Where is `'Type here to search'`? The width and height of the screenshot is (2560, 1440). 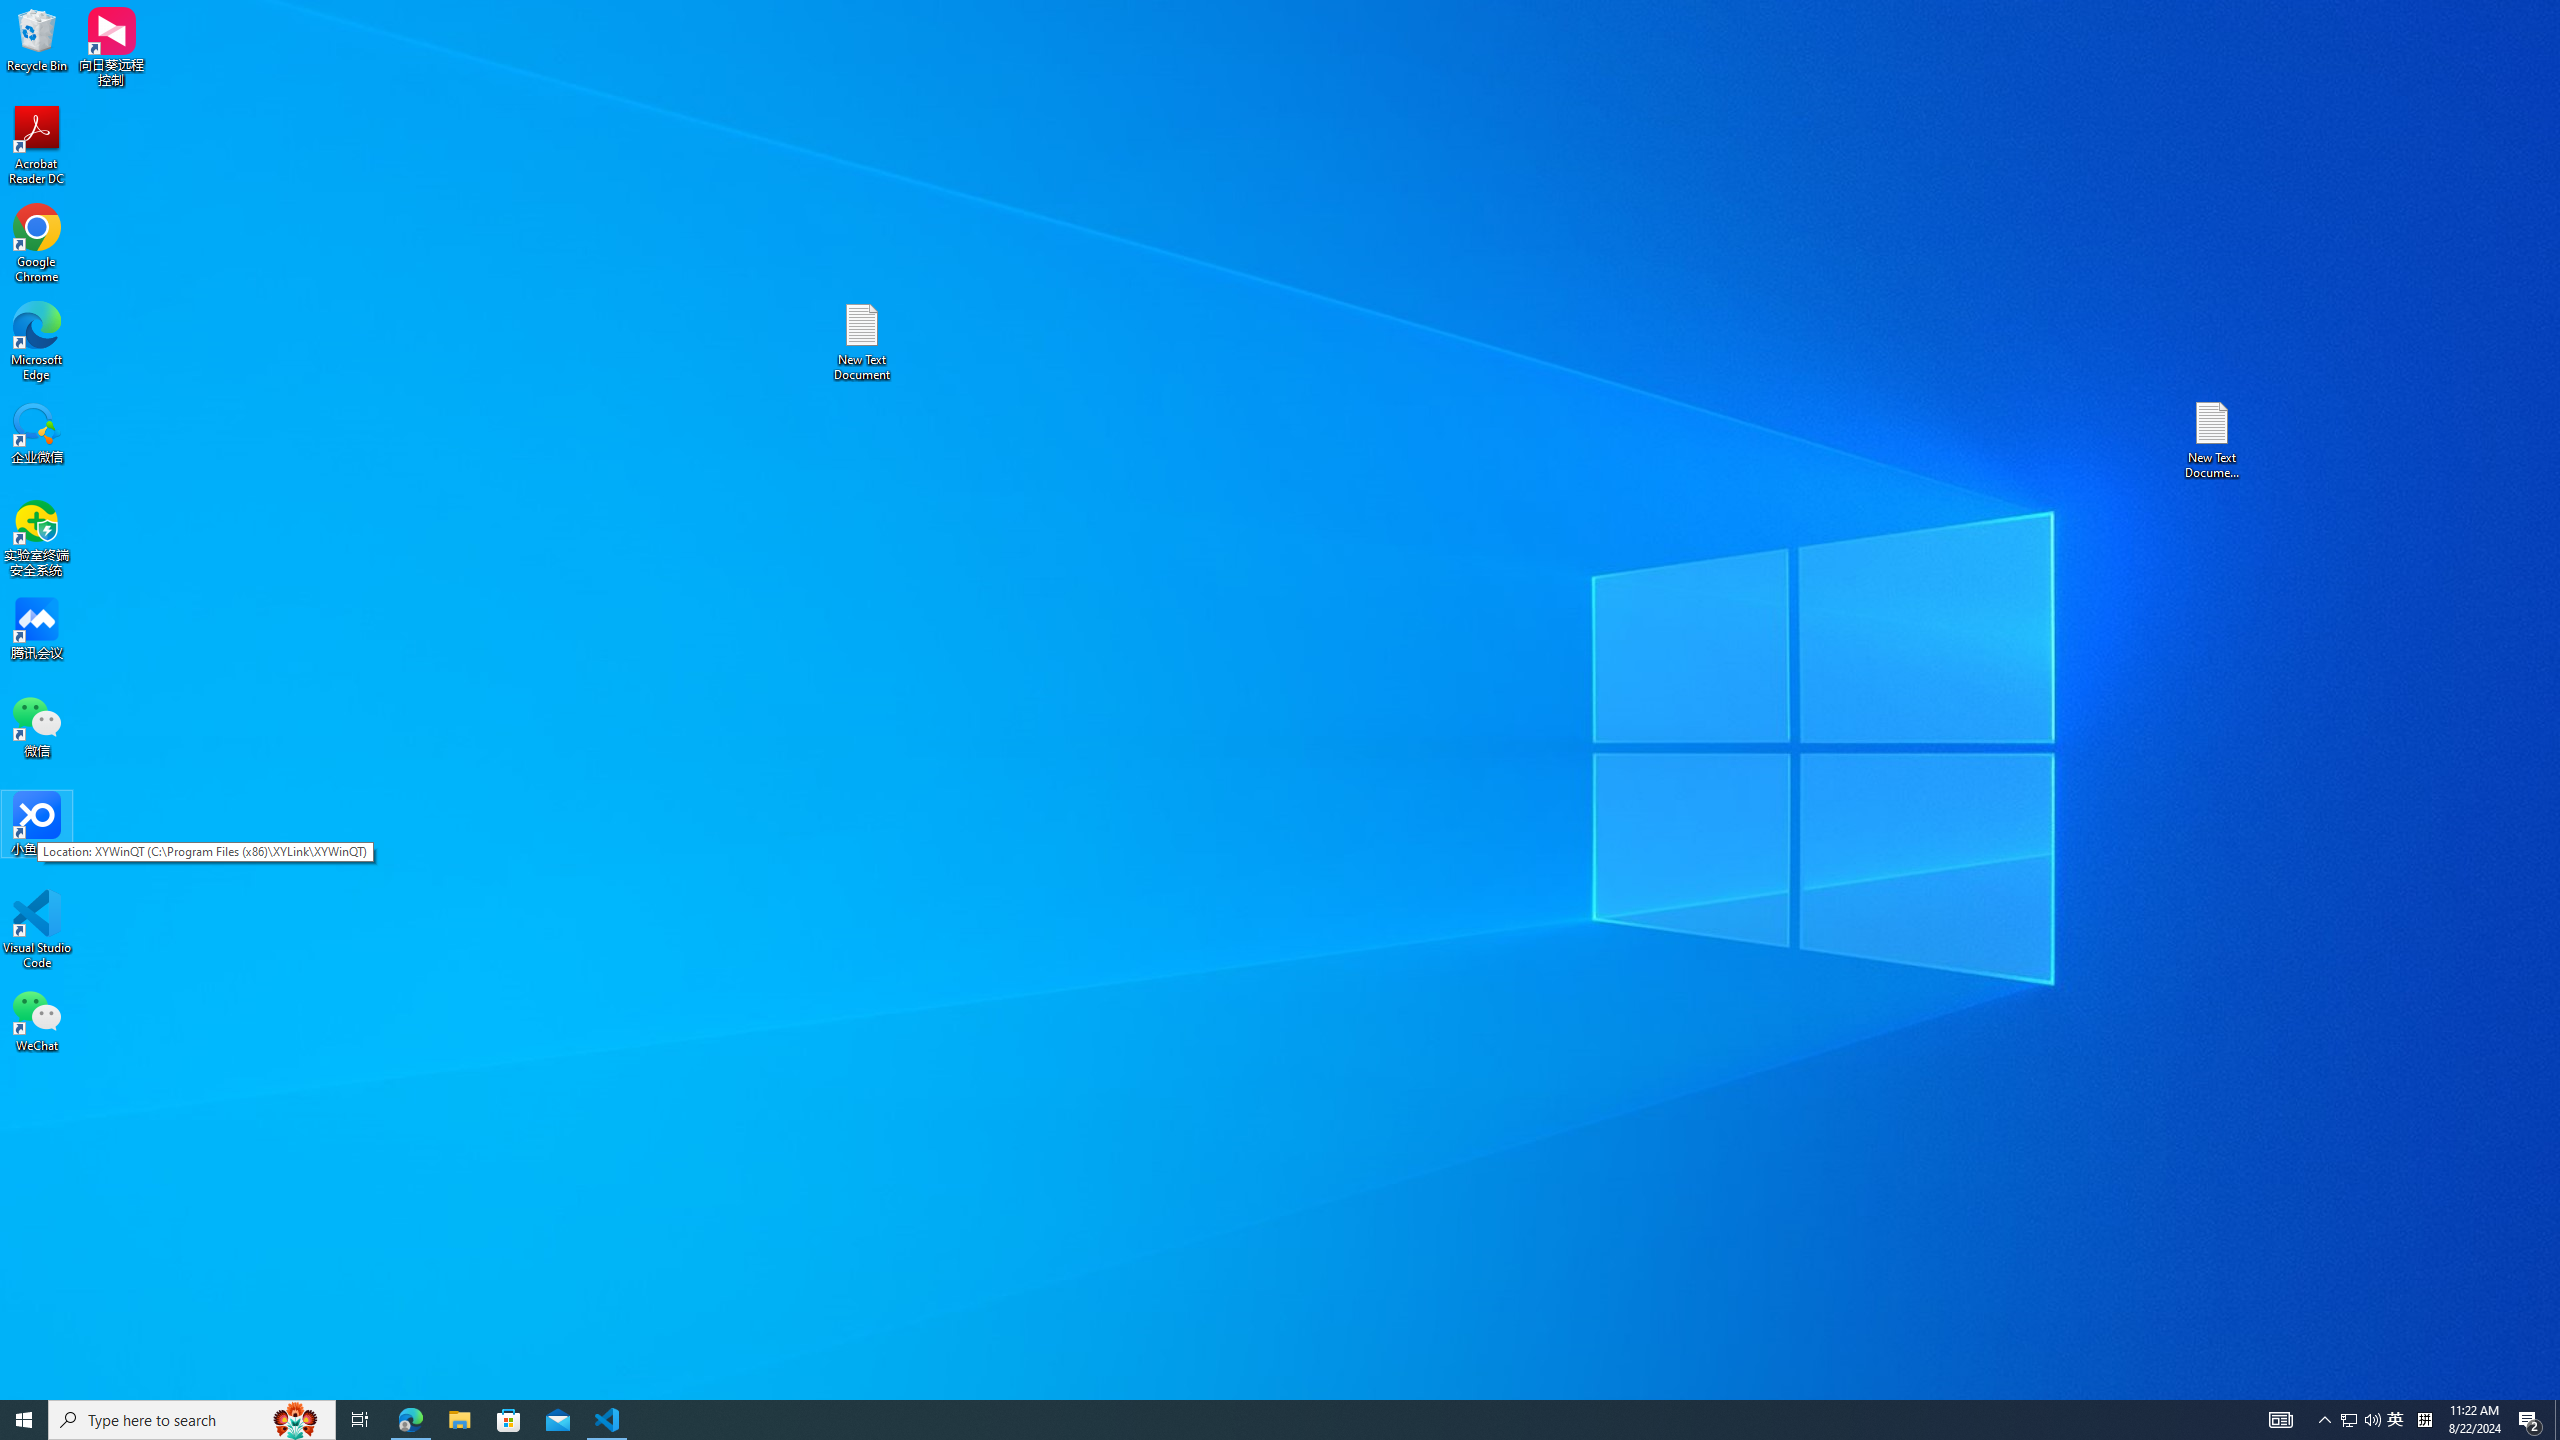
'Type here to search' is located at coordinates (191, 1418).